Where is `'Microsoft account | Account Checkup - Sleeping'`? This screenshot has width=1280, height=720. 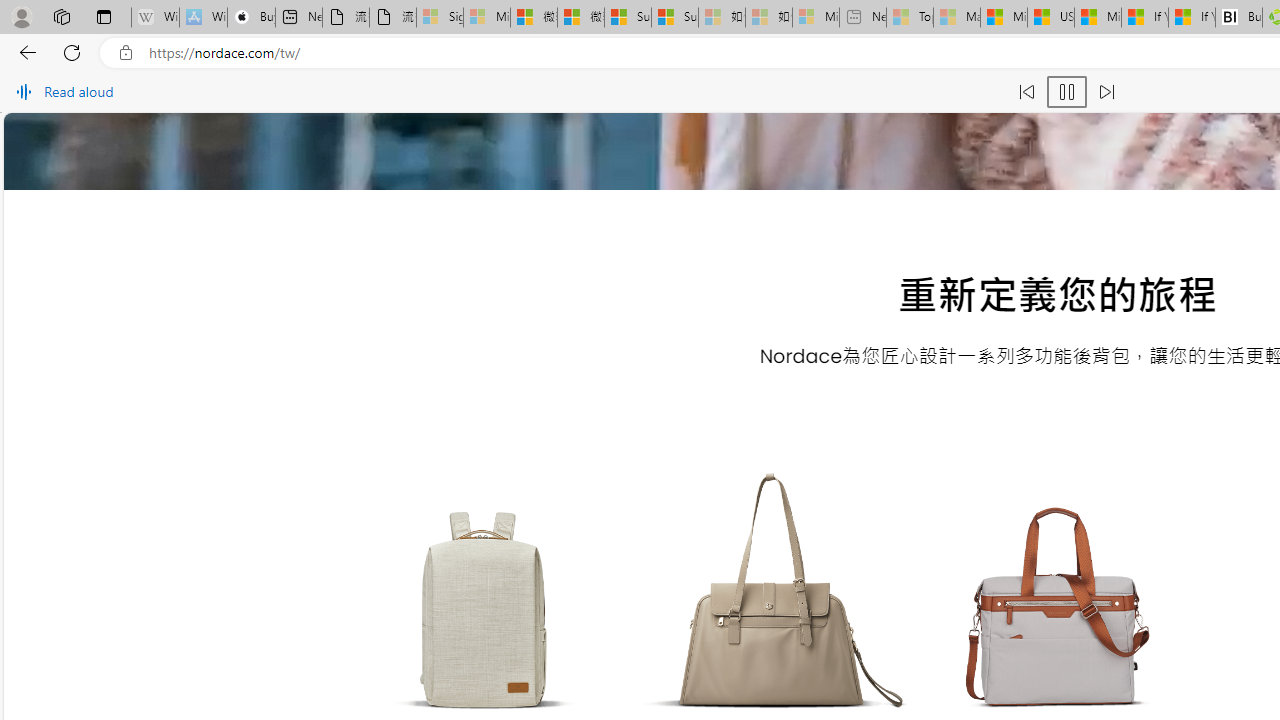 'Microsoft account | Account Checkup - Sleeping' is located at coordinates (815, 17).